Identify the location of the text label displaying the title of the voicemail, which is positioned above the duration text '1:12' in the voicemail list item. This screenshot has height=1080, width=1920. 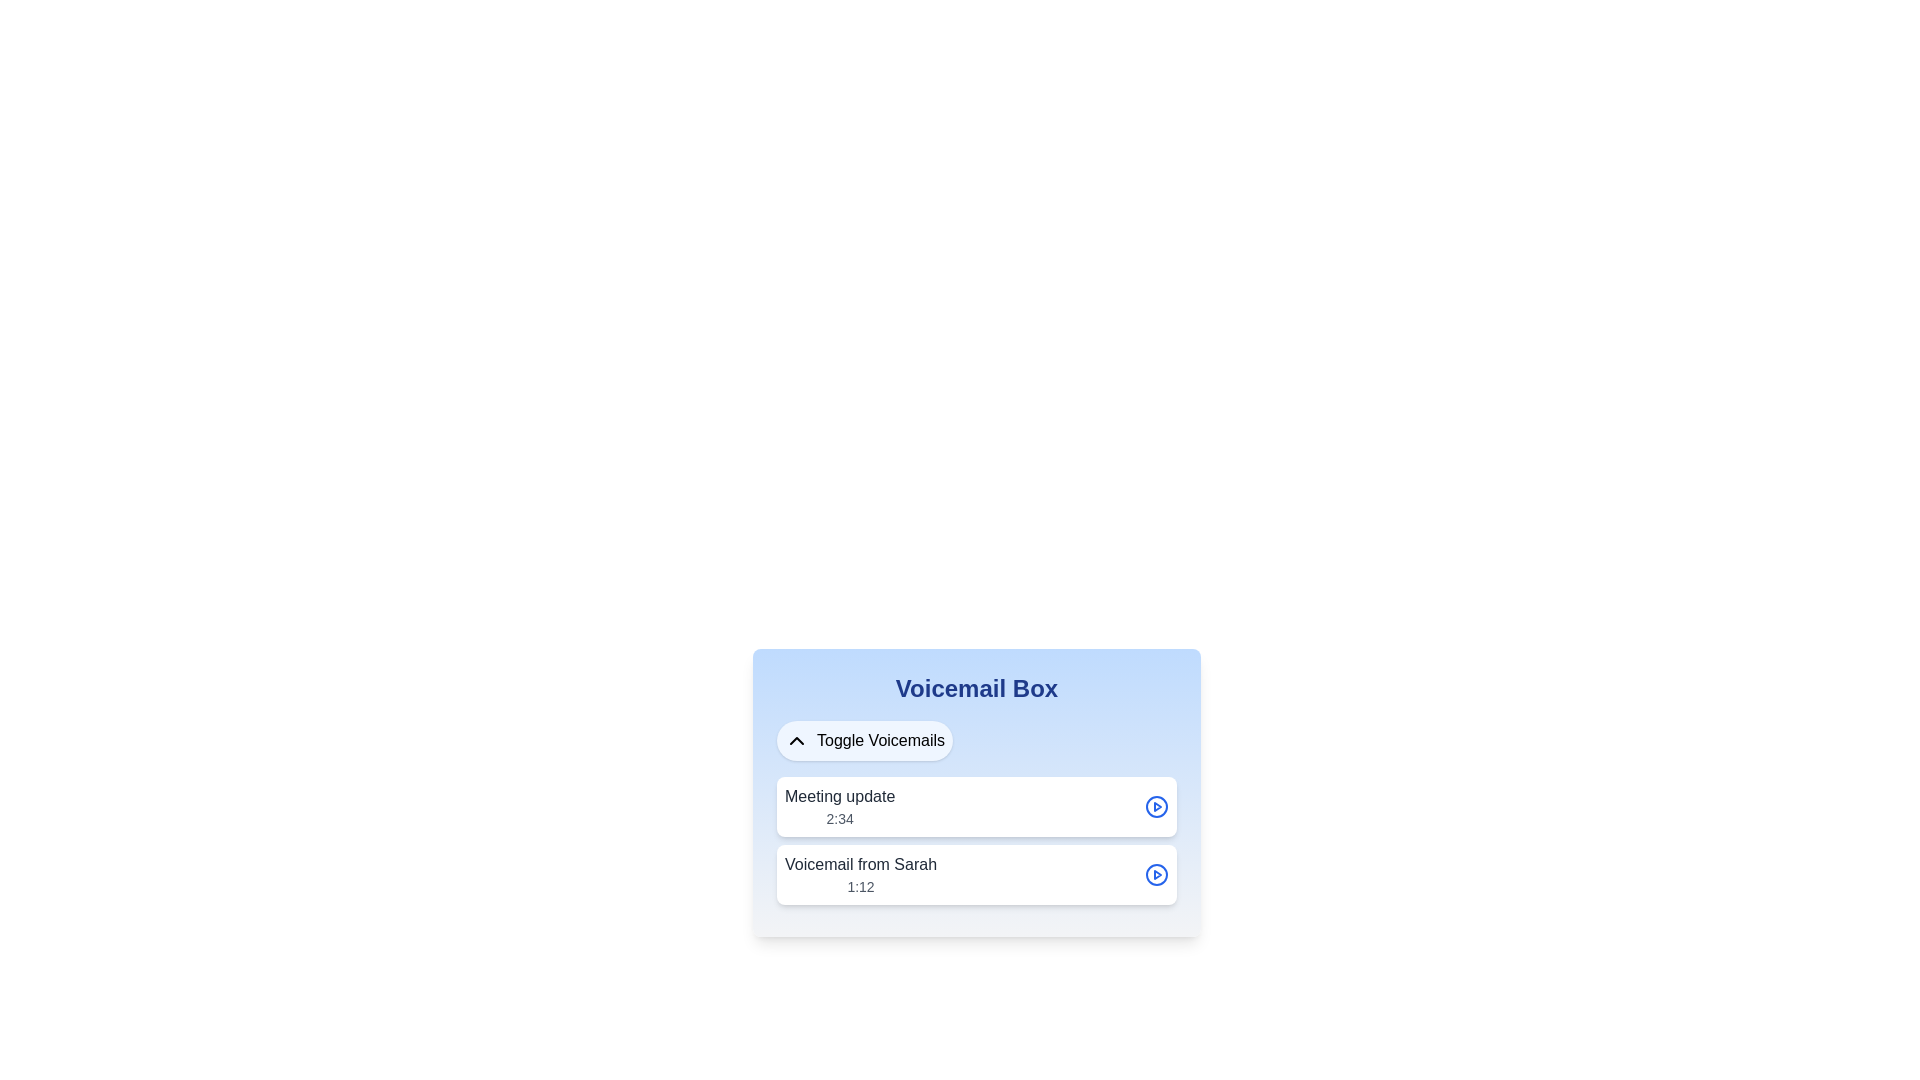
(861, 863).